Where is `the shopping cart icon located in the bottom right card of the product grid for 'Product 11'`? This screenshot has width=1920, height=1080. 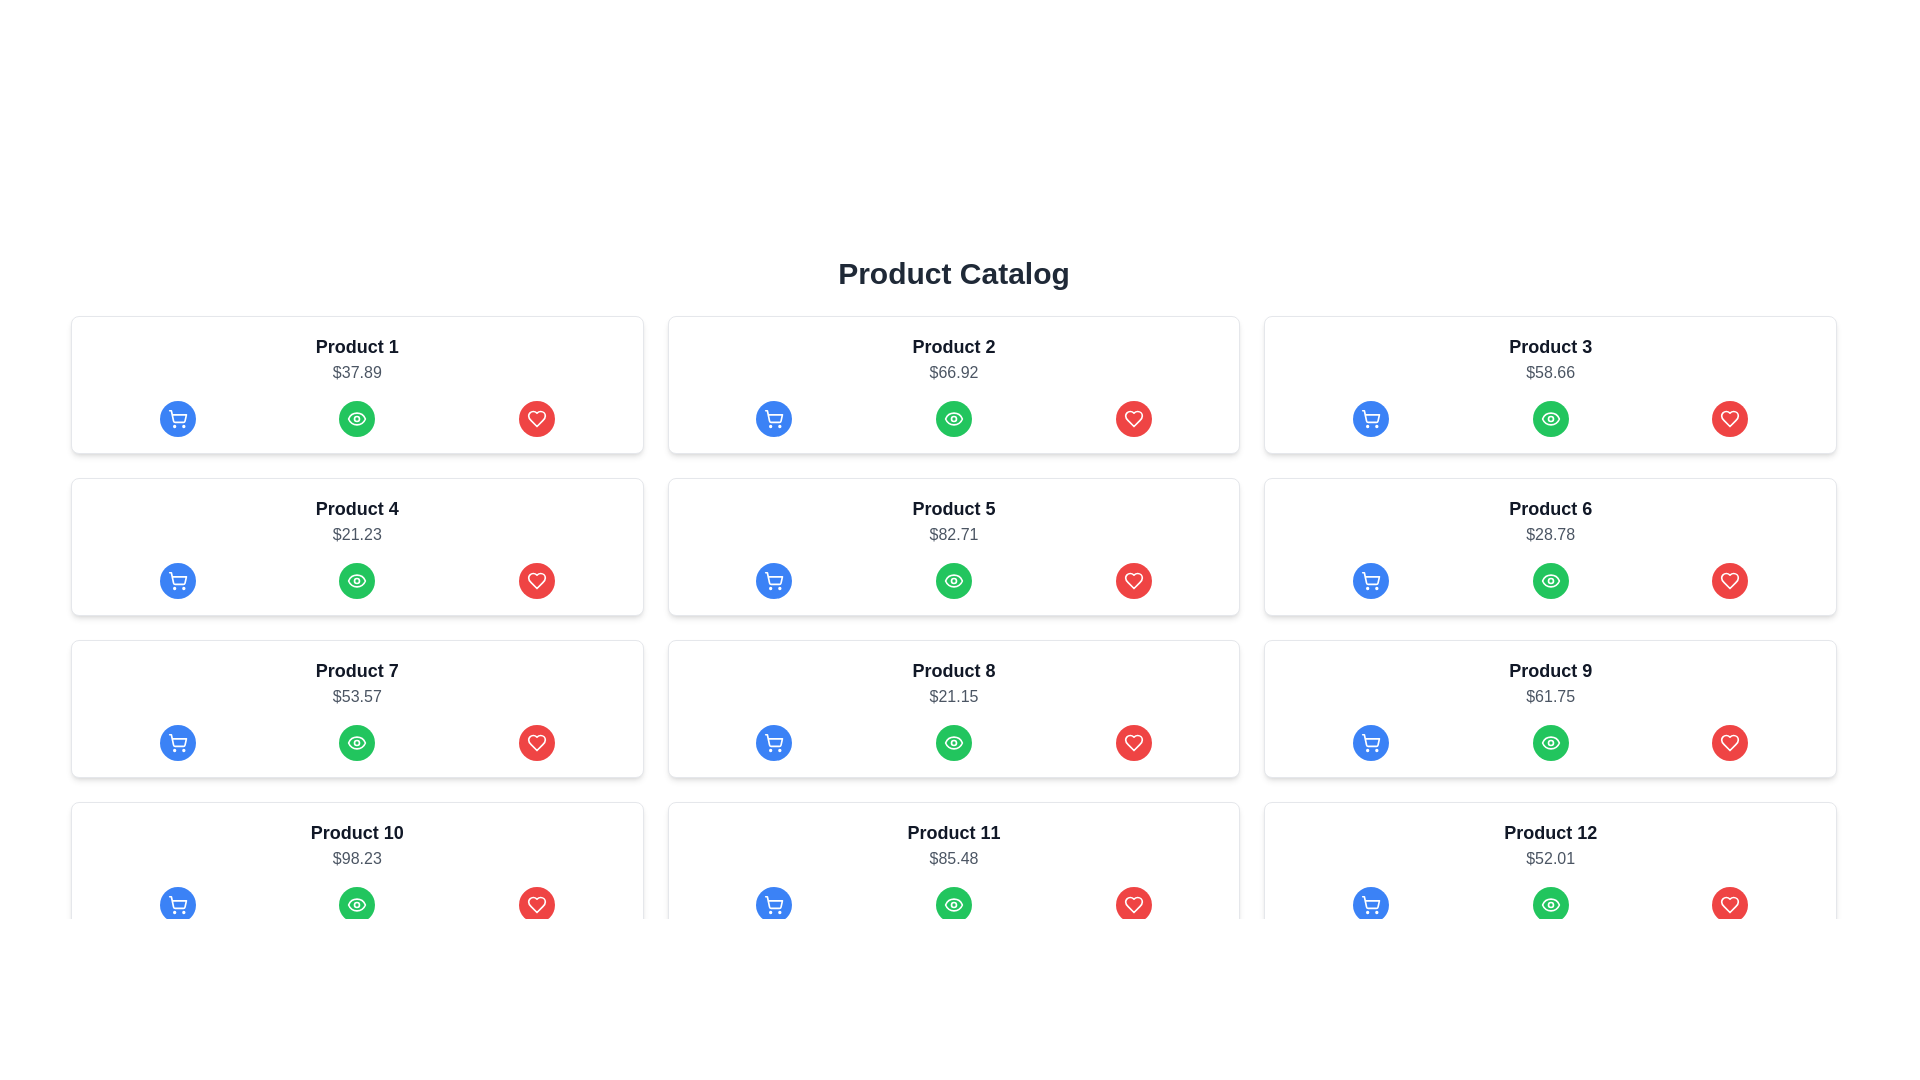 the shopping cart icon located in the bottom right card of the product grid for 'Product 11' is located at coordinates (773, 905).